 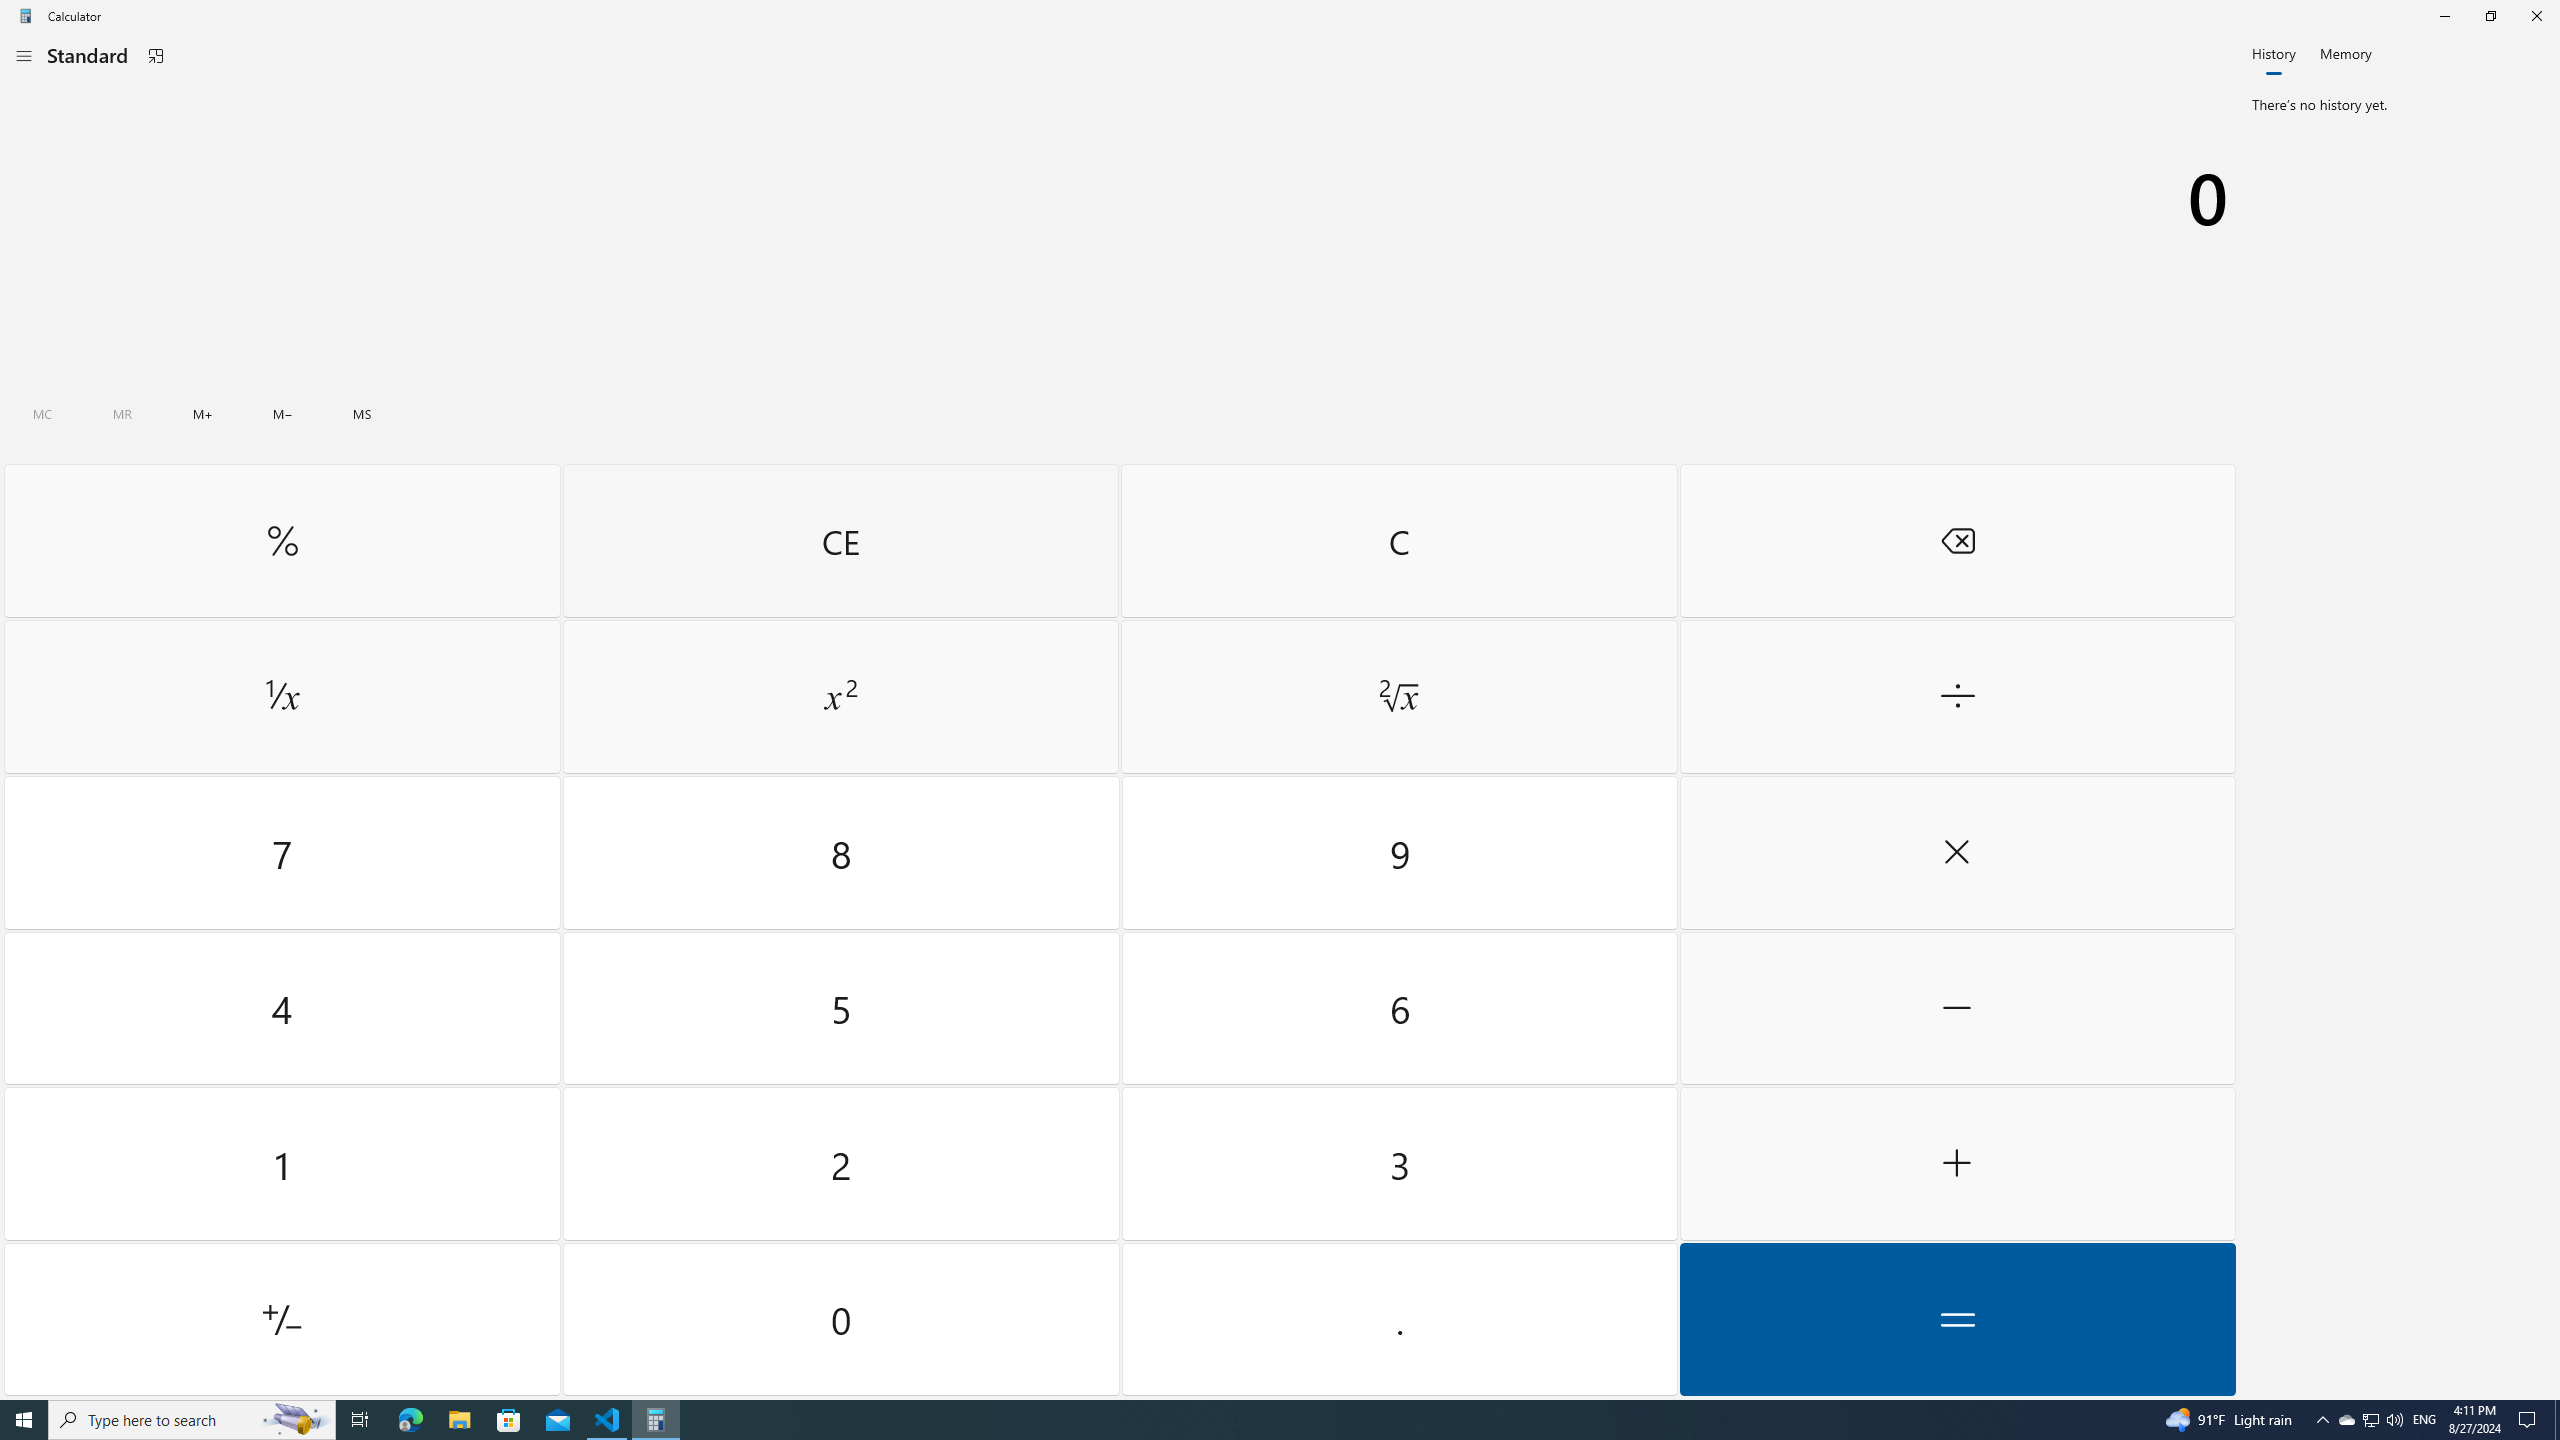 What do you see at coordinates (839, 540) in the screenshot?
I see `'Clear entry'` at bounding box center [839, 540].